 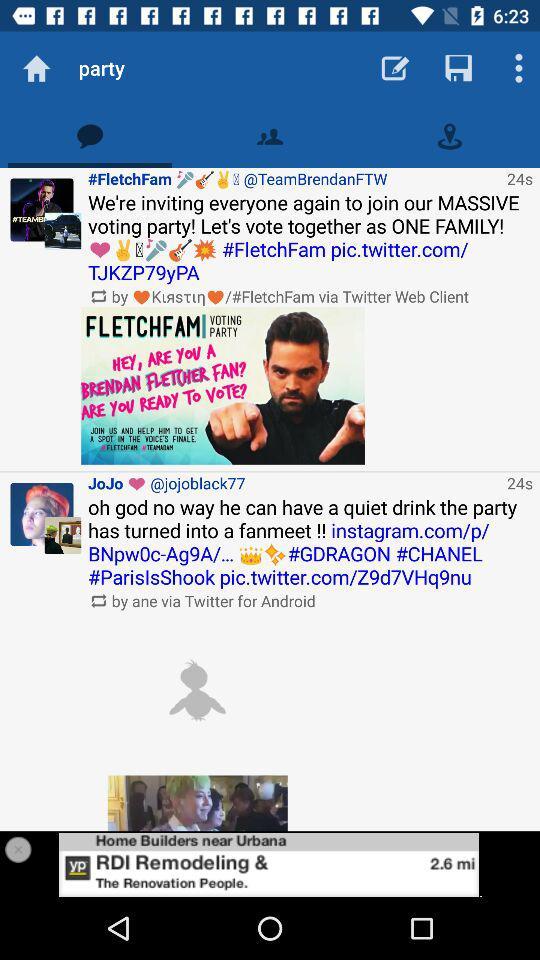 What do you see at coordinates (310, 237) in the screenshot?
I see `we re inviting` at bounding box center [310, 237].